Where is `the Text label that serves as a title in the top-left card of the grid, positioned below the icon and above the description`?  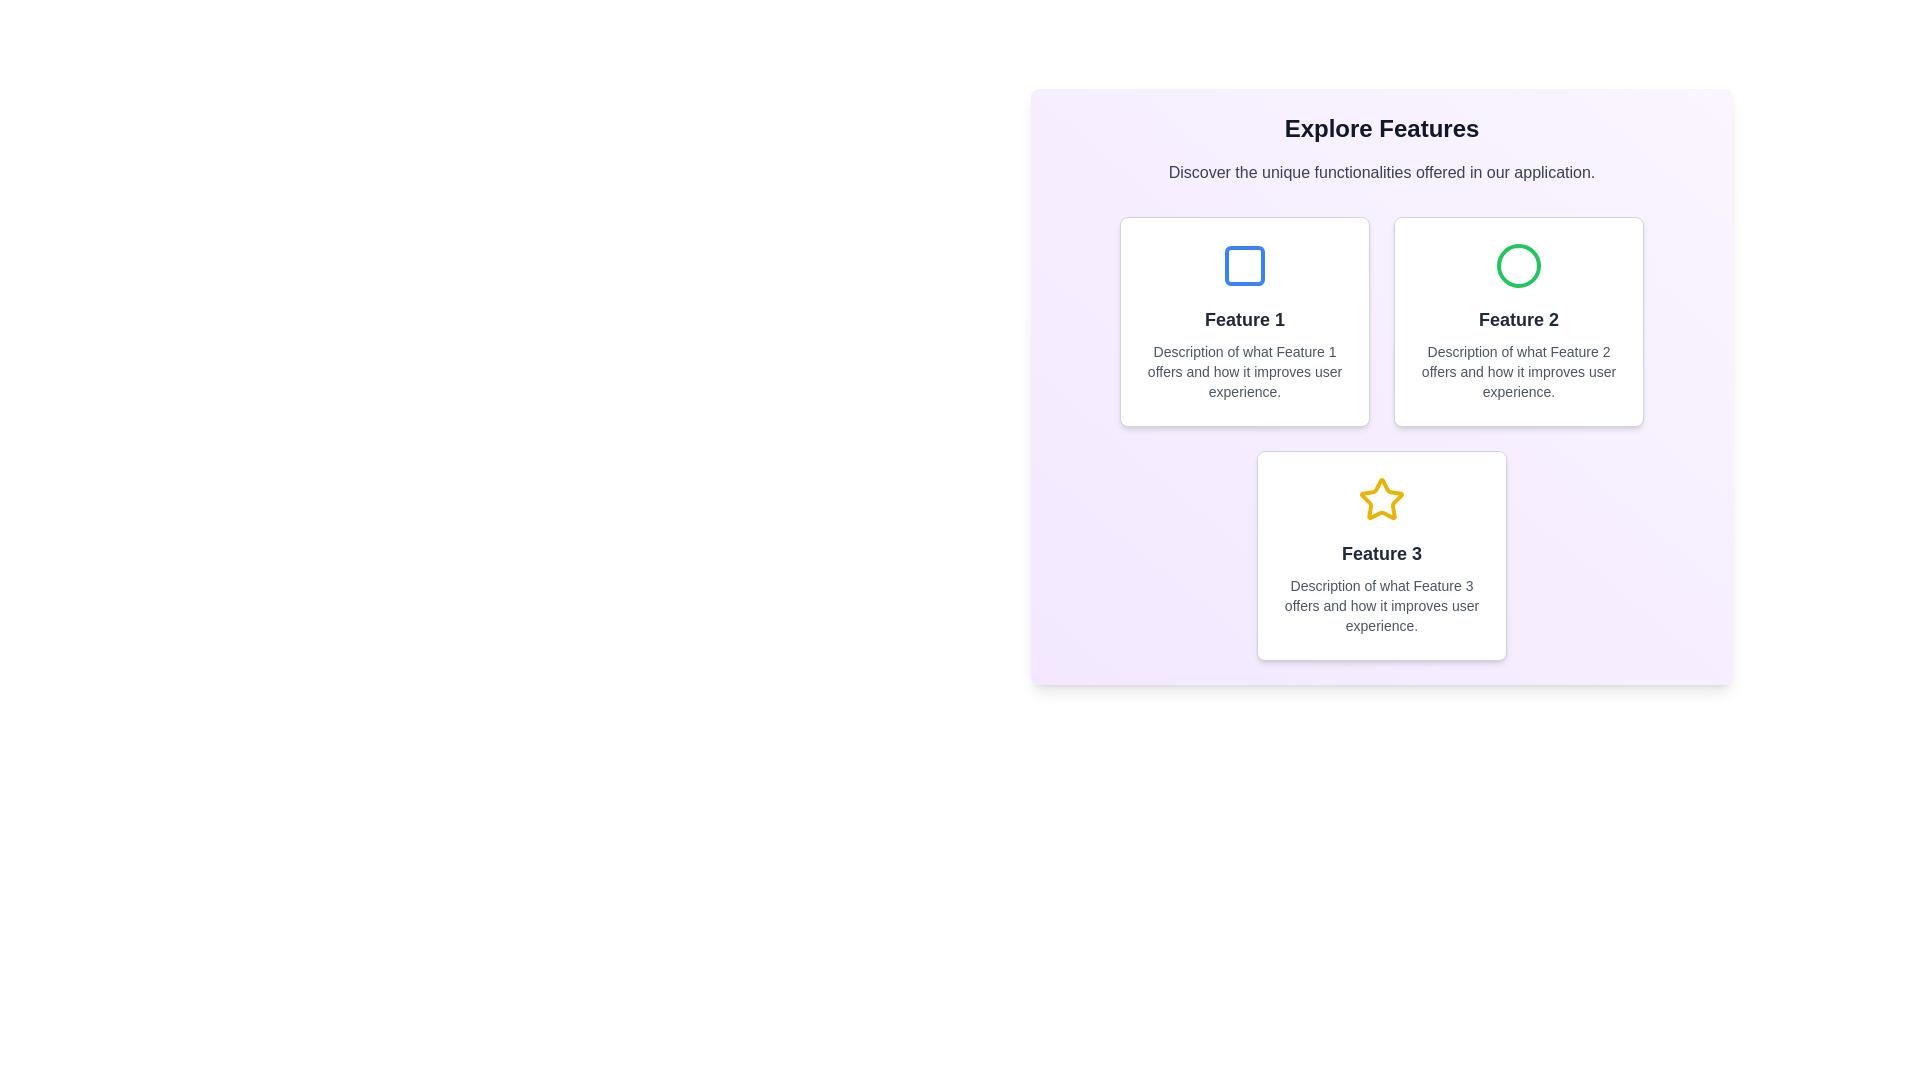 the Text label that serves as a title in the top-left card of the grid, positioned below the icon and above the description is located at coordinates (1243, 319).